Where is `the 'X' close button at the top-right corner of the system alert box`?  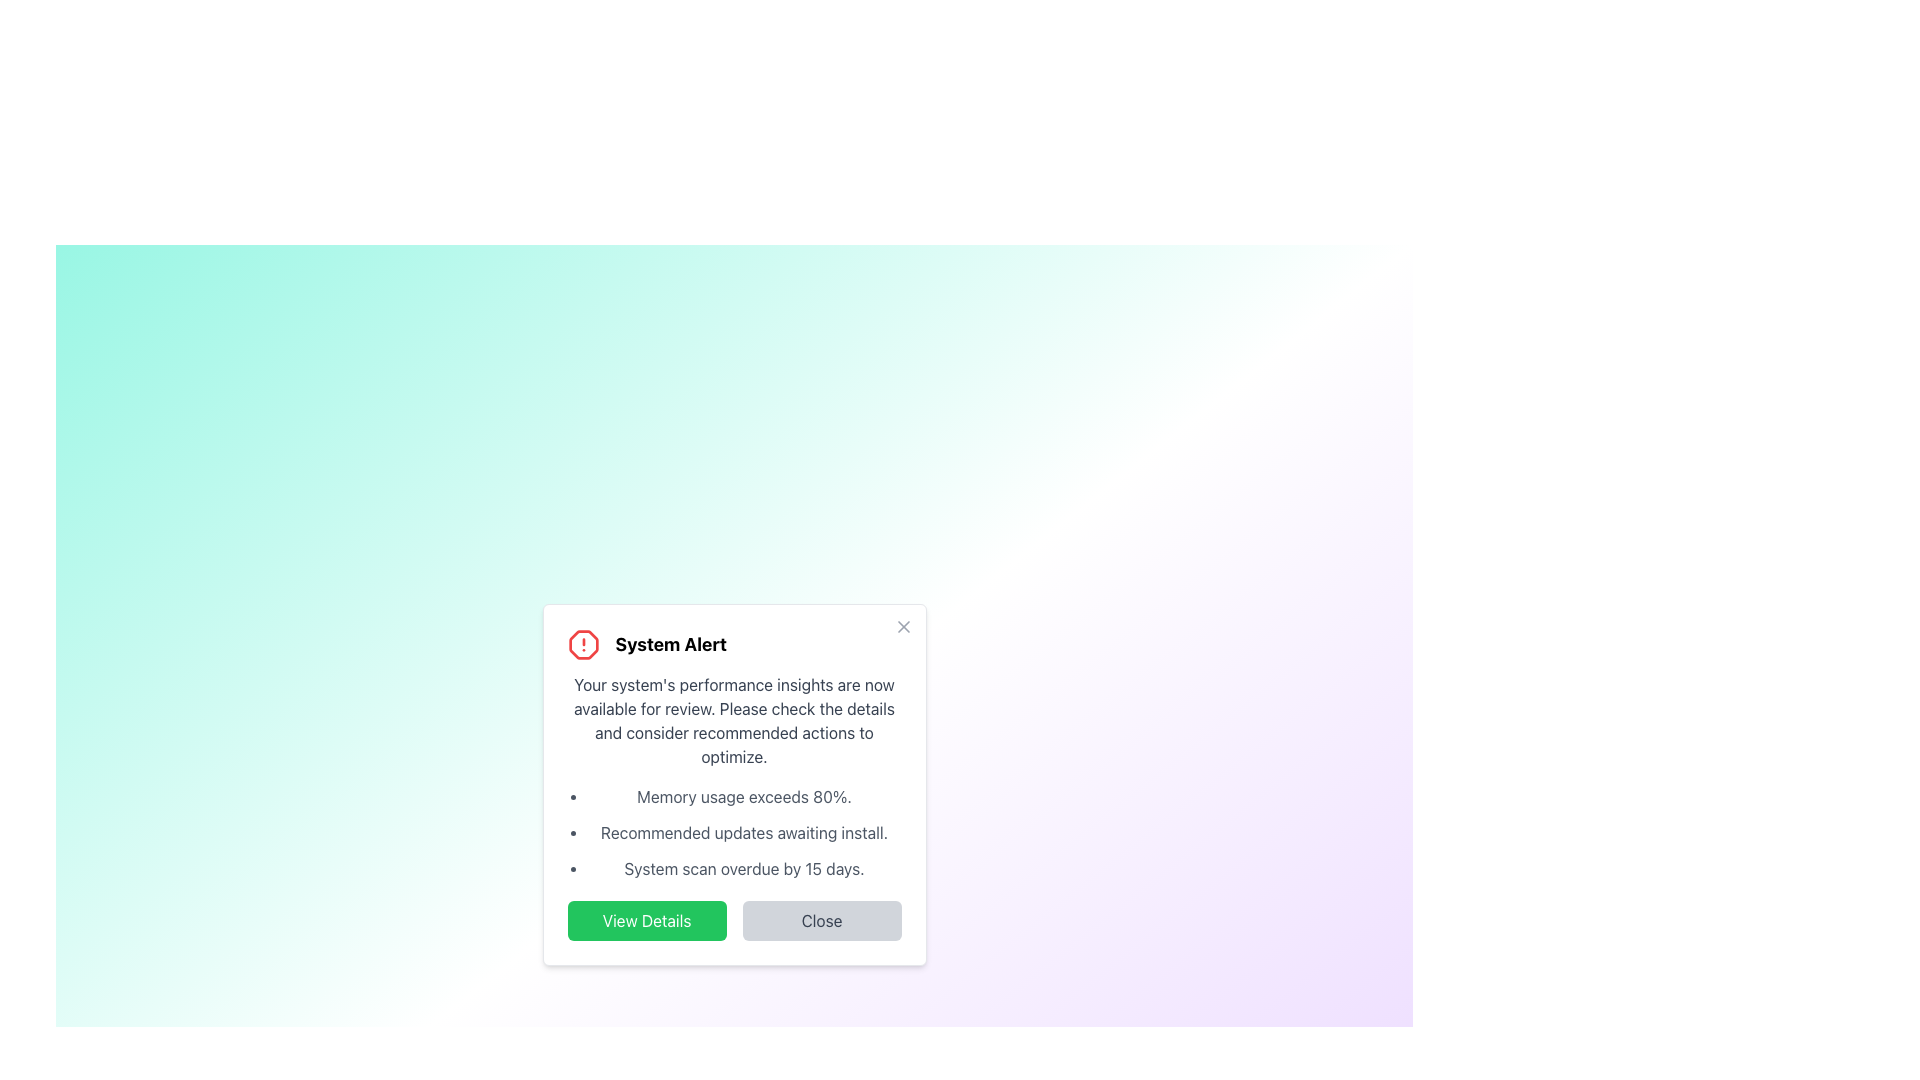
the 'X' close button at the top-right corner of the system alert box is located at coordinates (902, 626).